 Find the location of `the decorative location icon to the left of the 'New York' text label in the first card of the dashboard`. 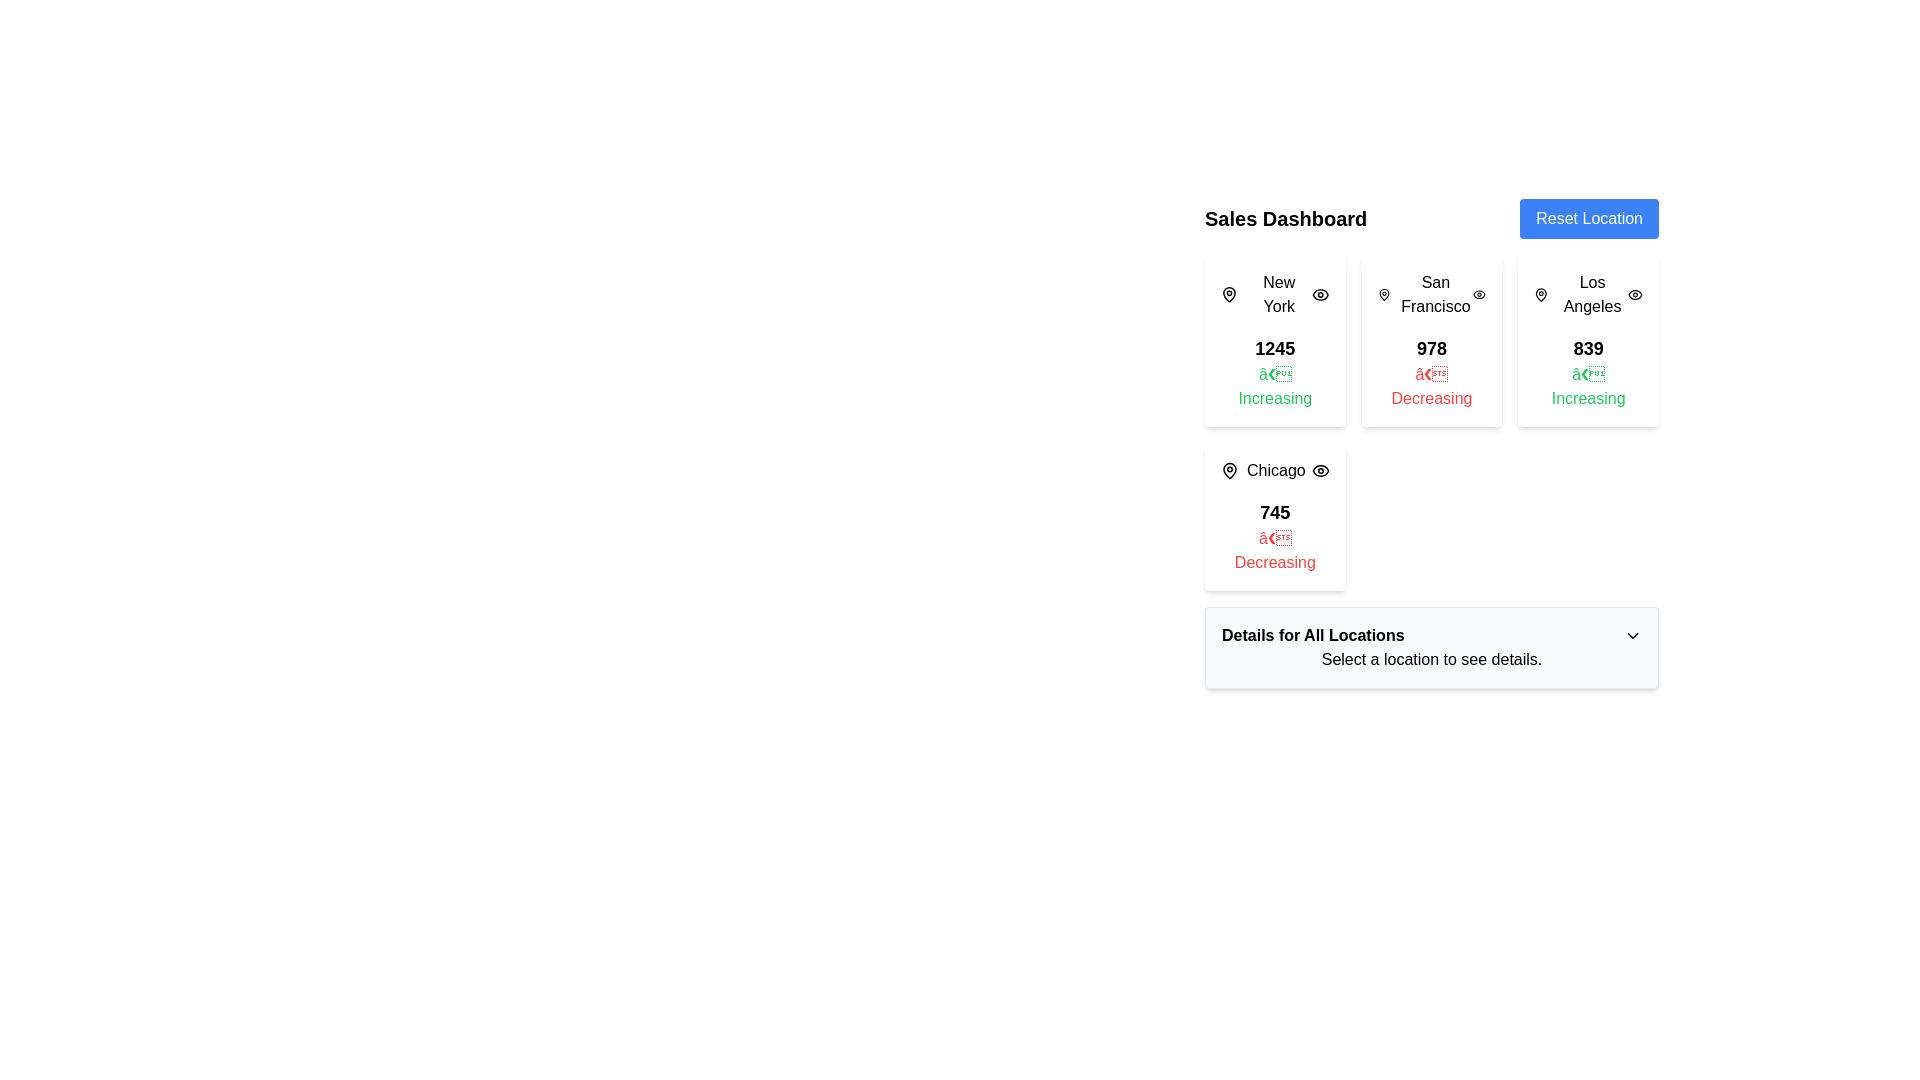

the decorative location icon to the left of the 'New York' text label in the first card of the dashboard is located at coordinates (1228, 294).